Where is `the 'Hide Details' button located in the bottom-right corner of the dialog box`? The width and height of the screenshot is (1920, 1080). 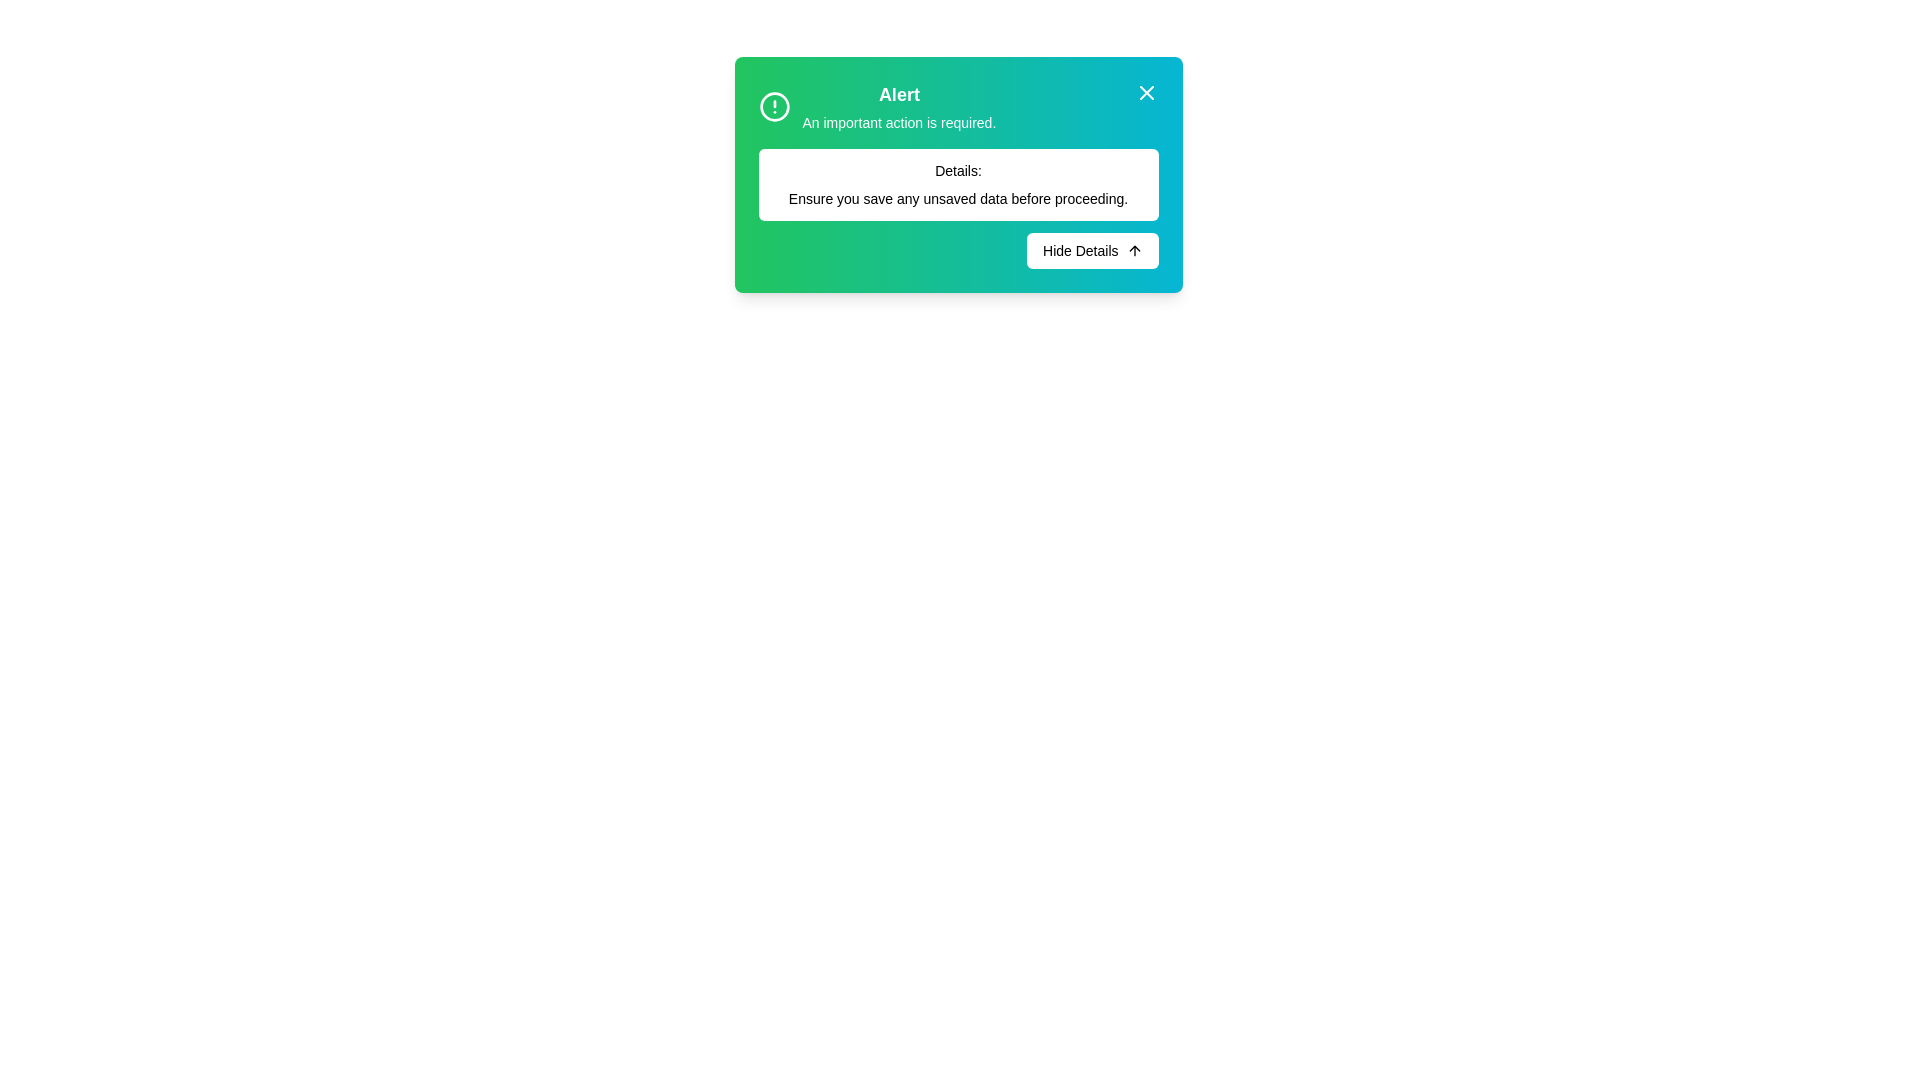 the 'Hide Details' button located in the bottom-right corner of the dialog box is located at coordinates (1091, 249).